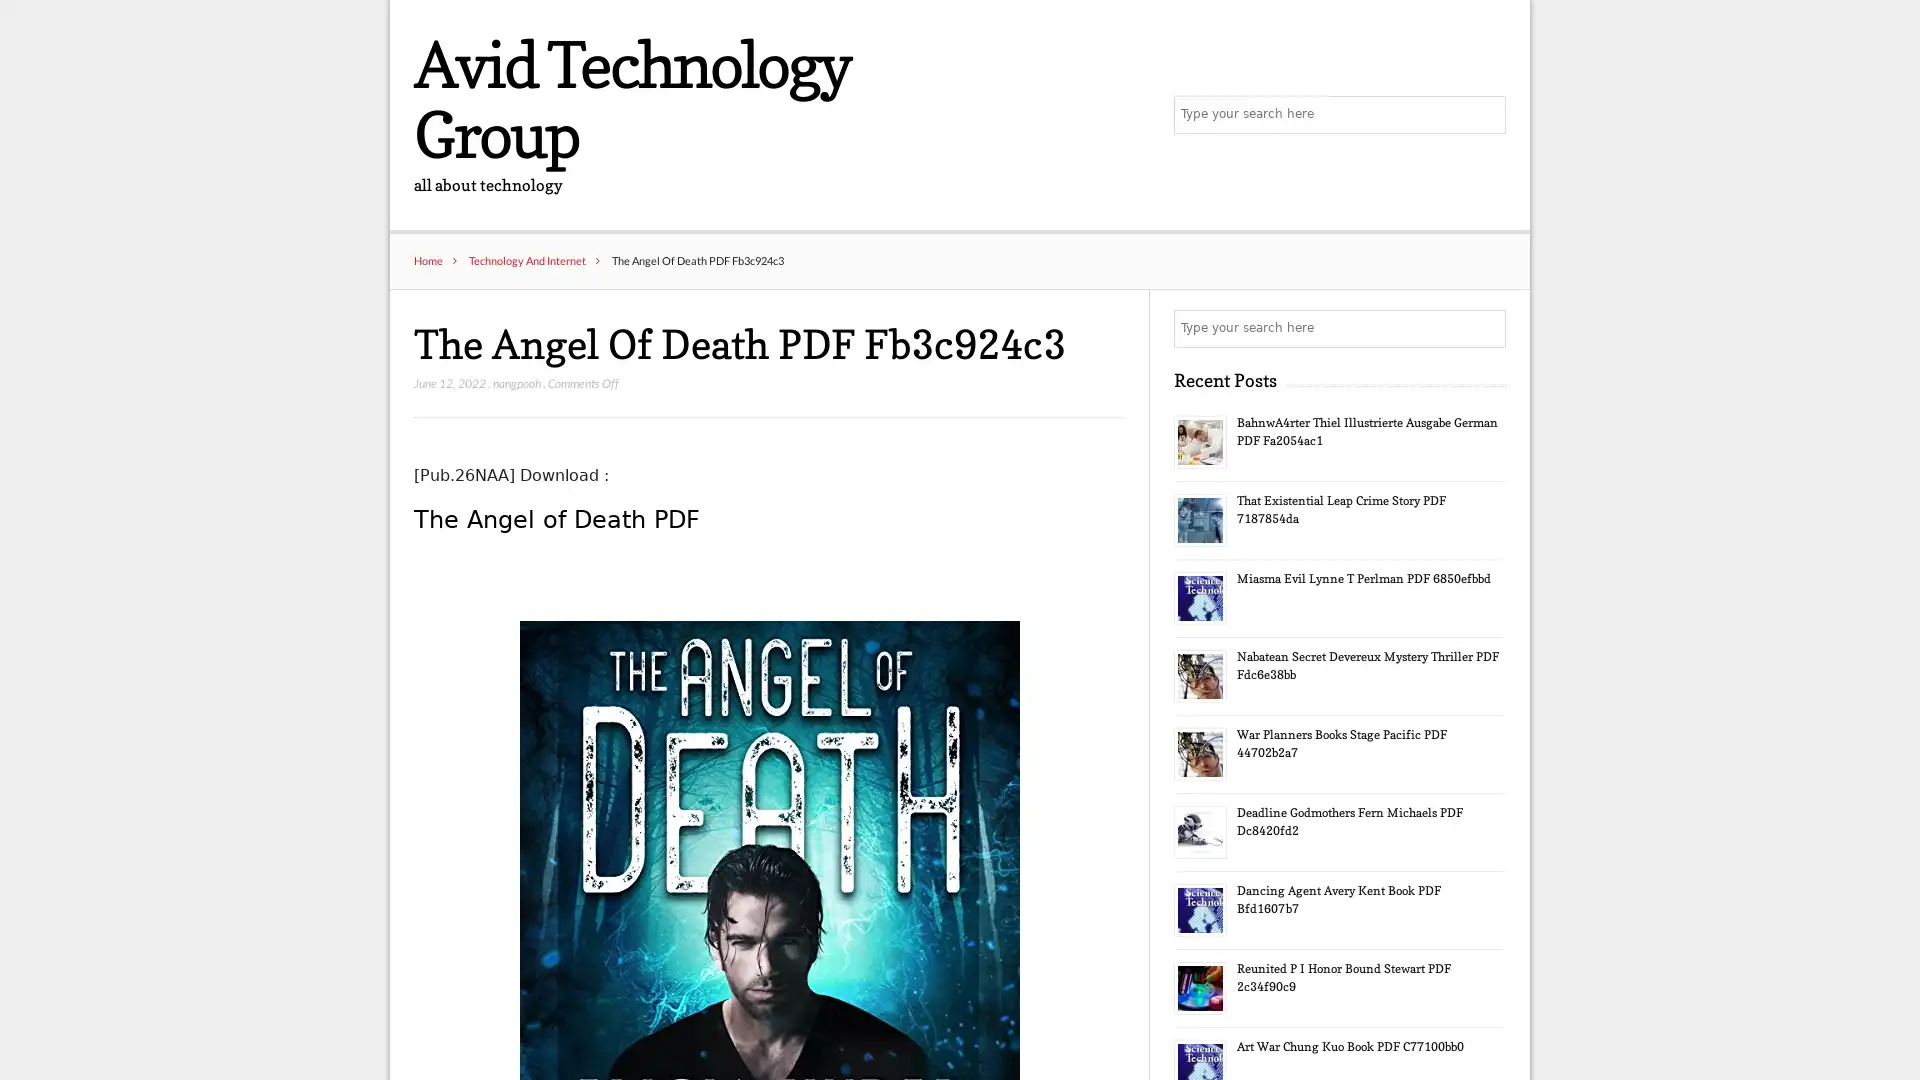 The height and width of the screenshot is (1080, 1920). I want to click on Search, so click(1485, 329).